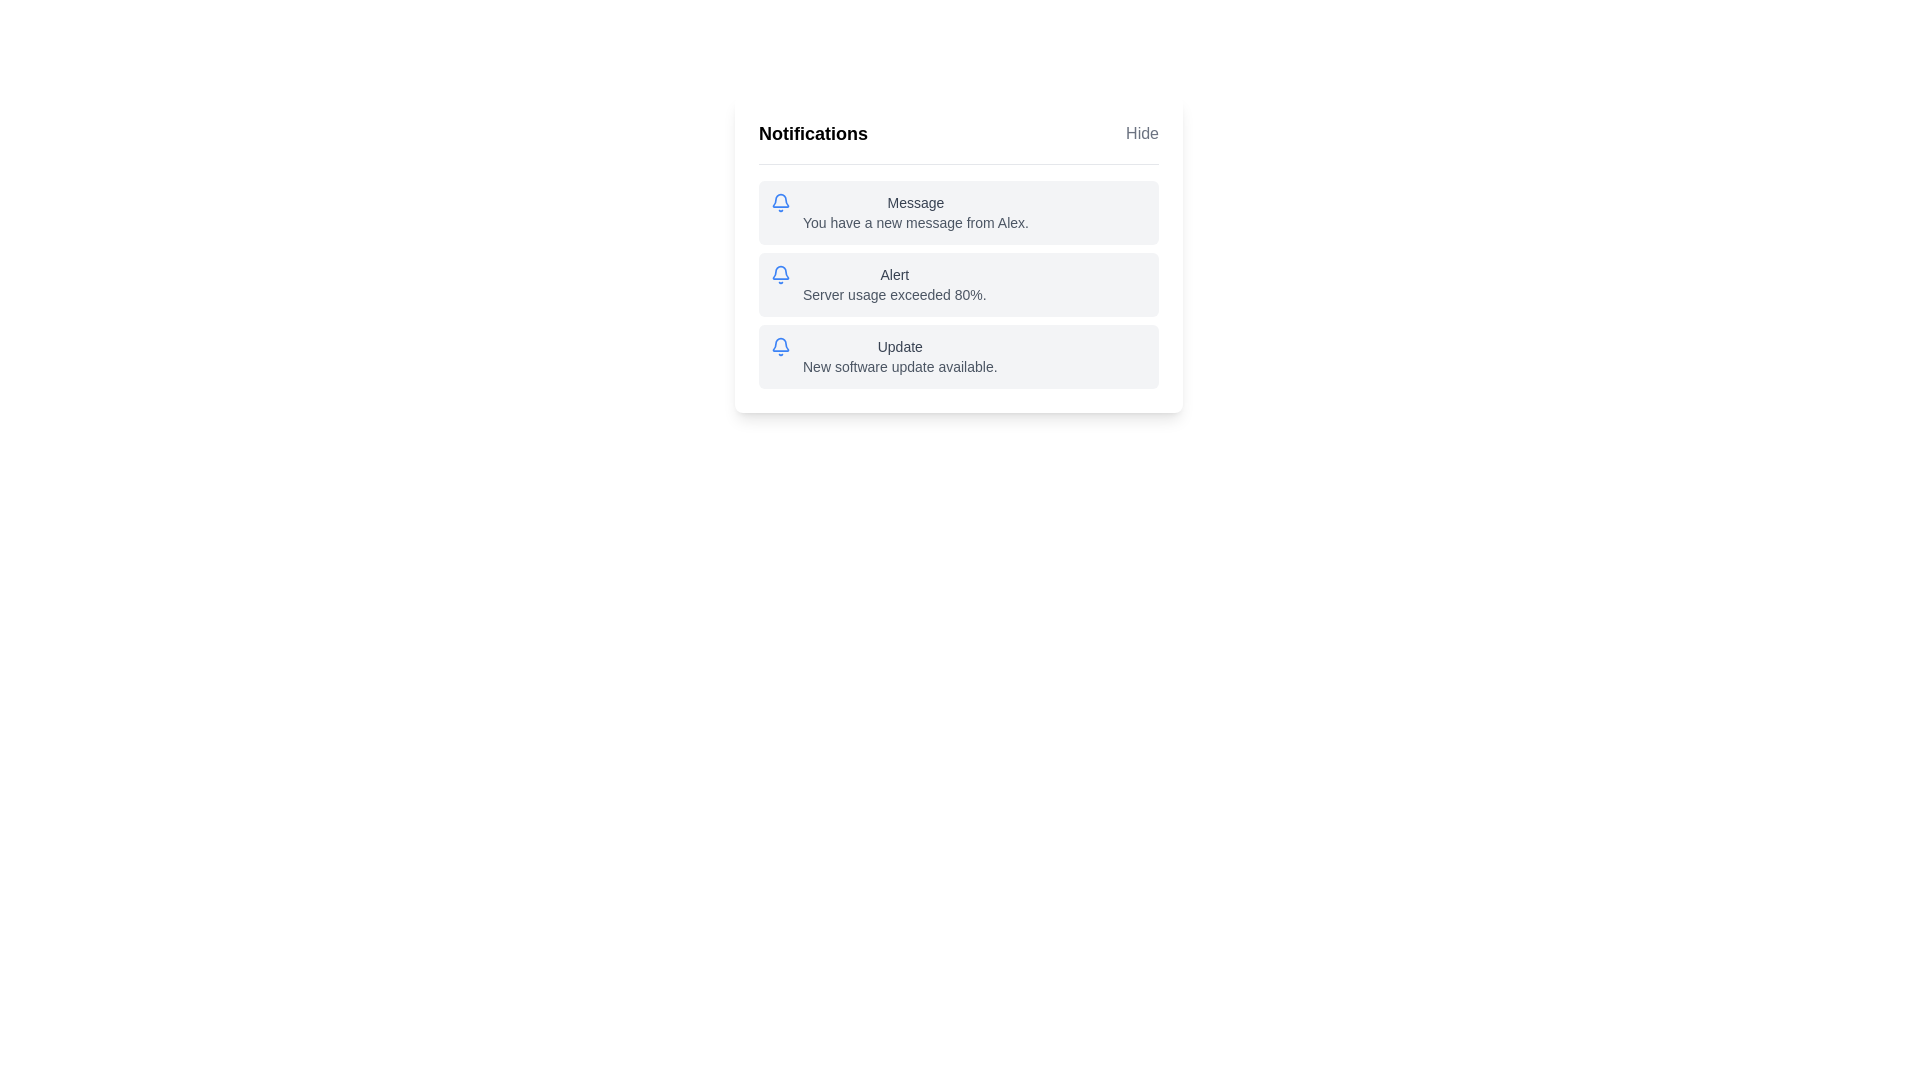  Describe the element at coordinates (958, 212) in the screenshot. I see `the first notification item that displays a new message from Alex` at that location.